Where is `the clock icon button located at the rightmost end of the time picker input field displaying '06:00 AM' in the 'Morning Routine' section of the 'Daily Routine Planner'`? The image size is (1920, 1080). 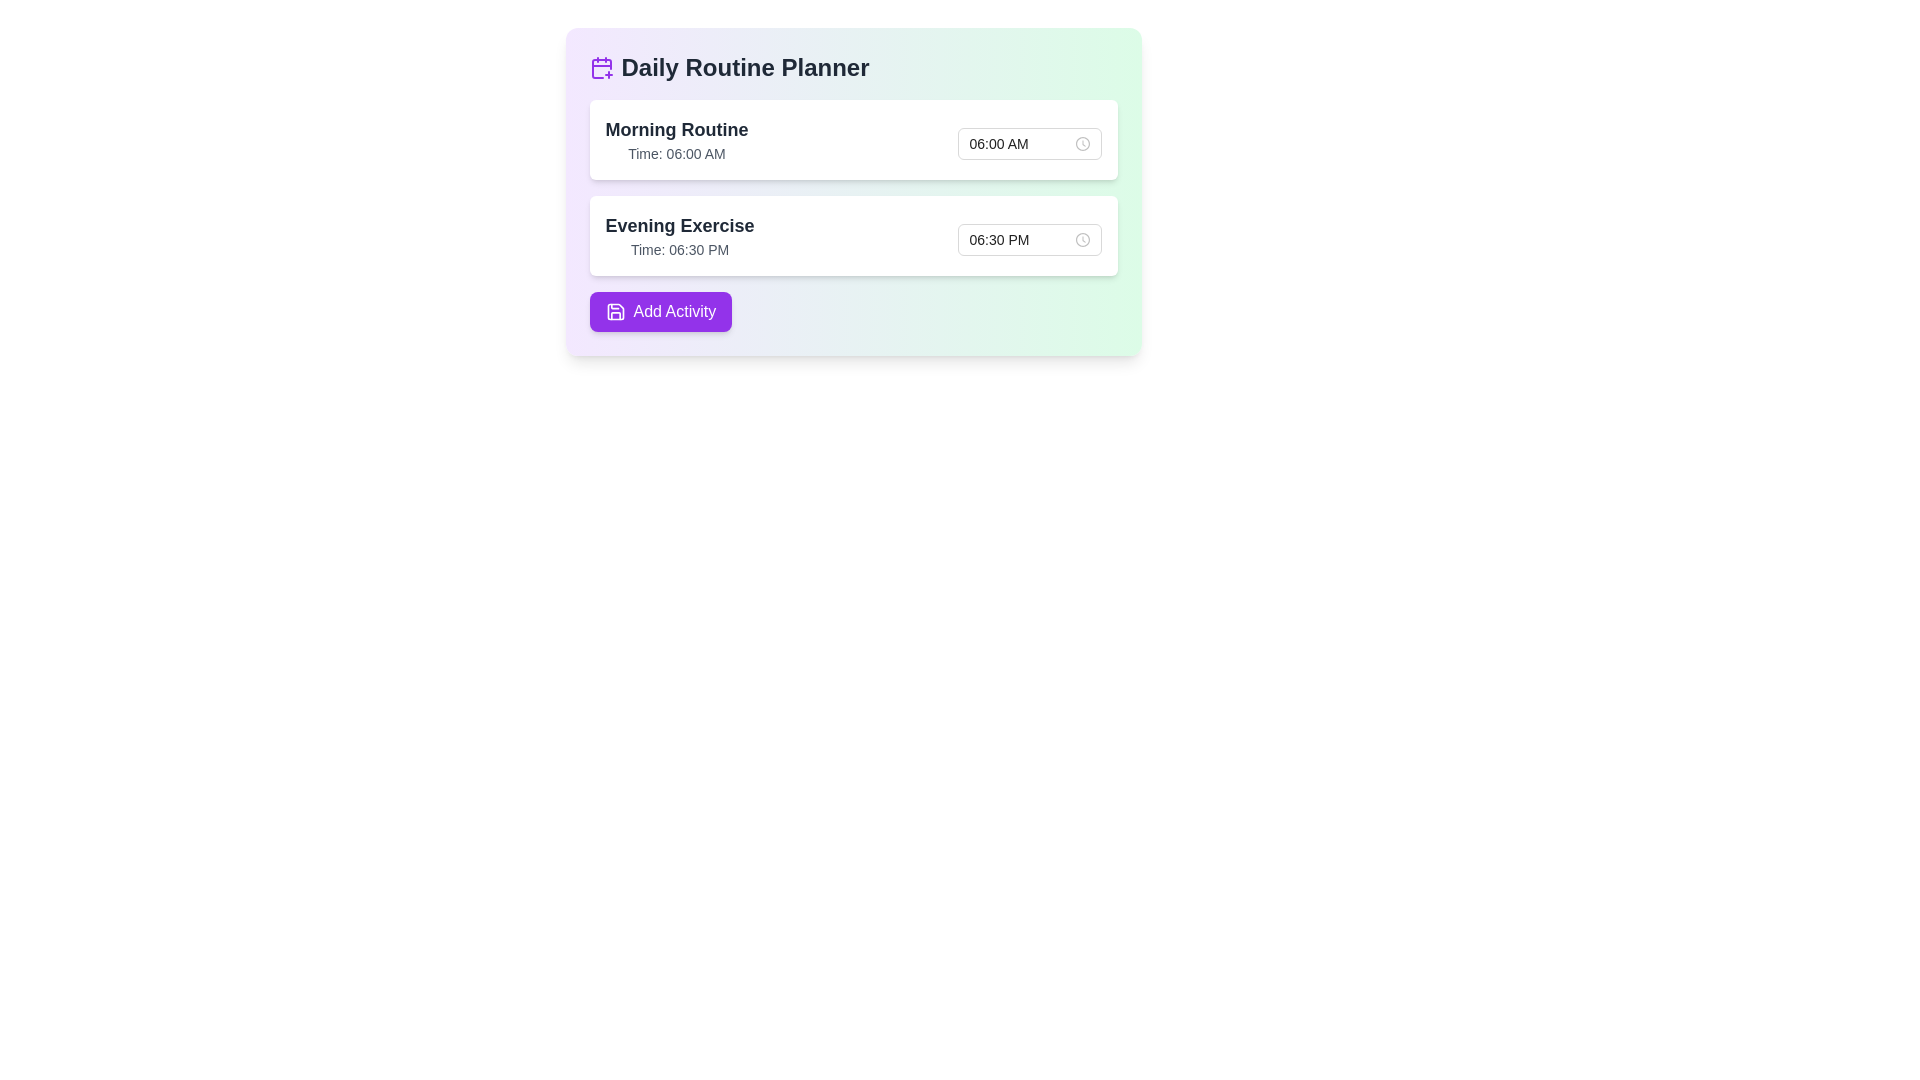 the clock icon button located at the rightmost end of the time picker input field displaying '06:00 AM' in the 'Morning Routine' section of the 'Daily Routine Planner' is located at coordinates (1081, 142).